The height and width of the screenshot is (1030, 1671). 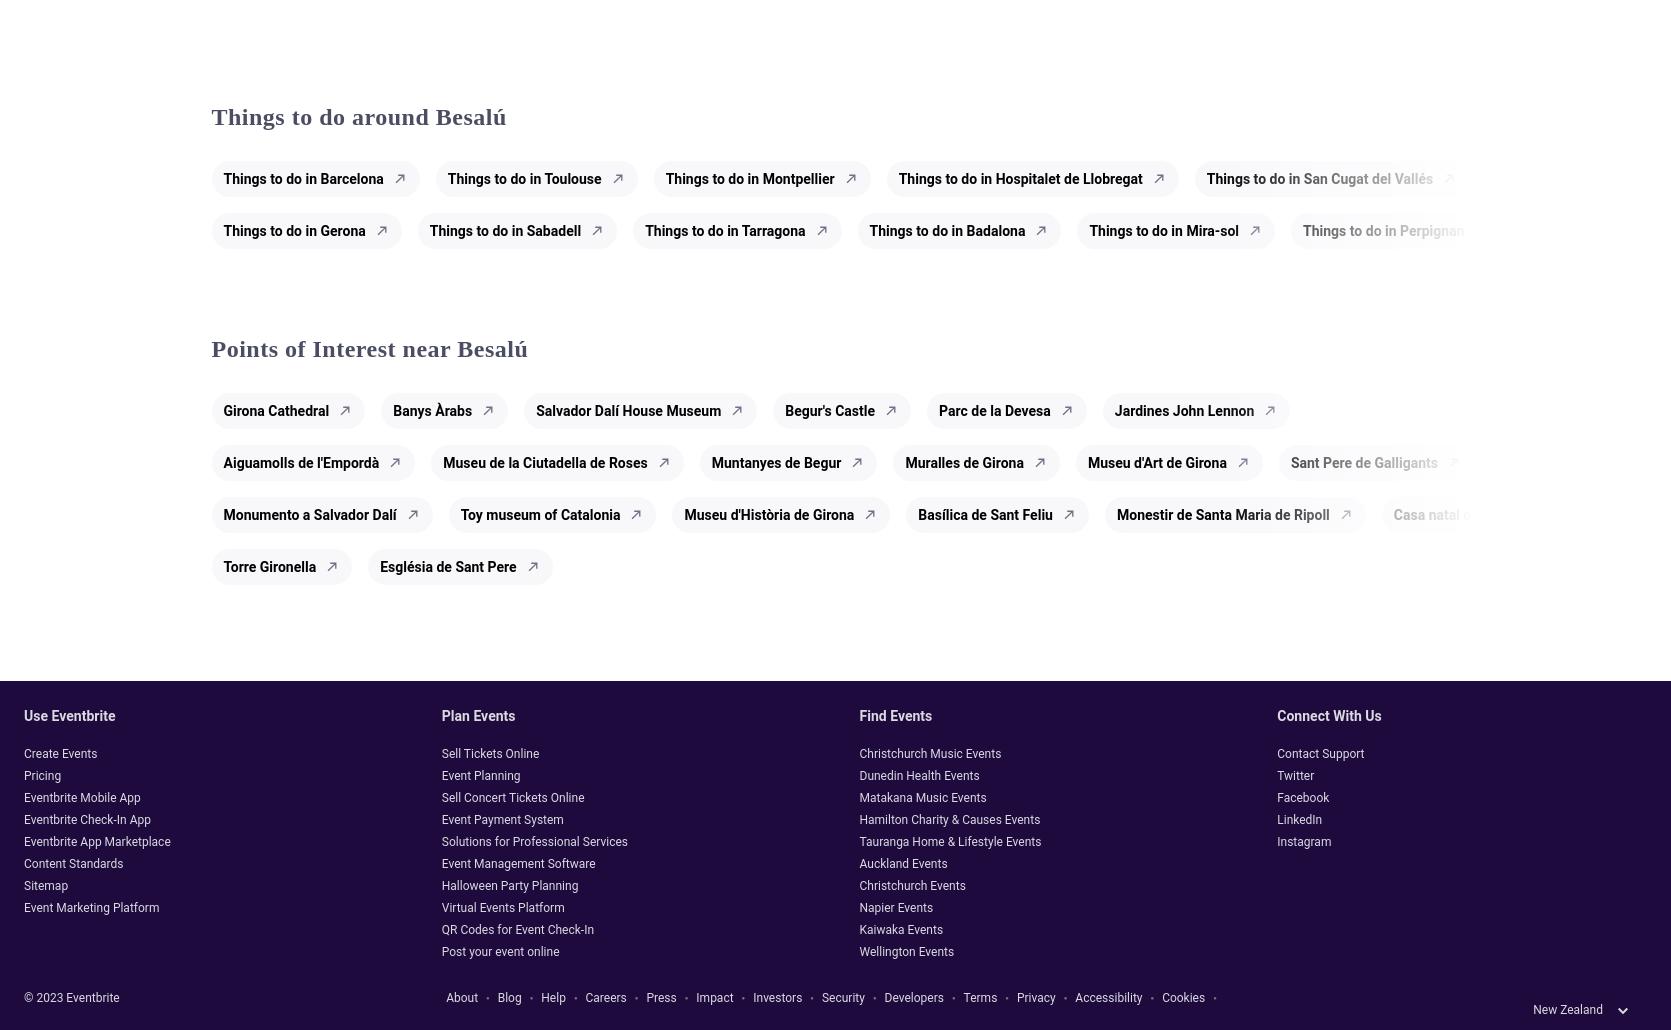 I want to click on 'Things to do in San Cugat del Vallés', so click(x=1319, y=177).